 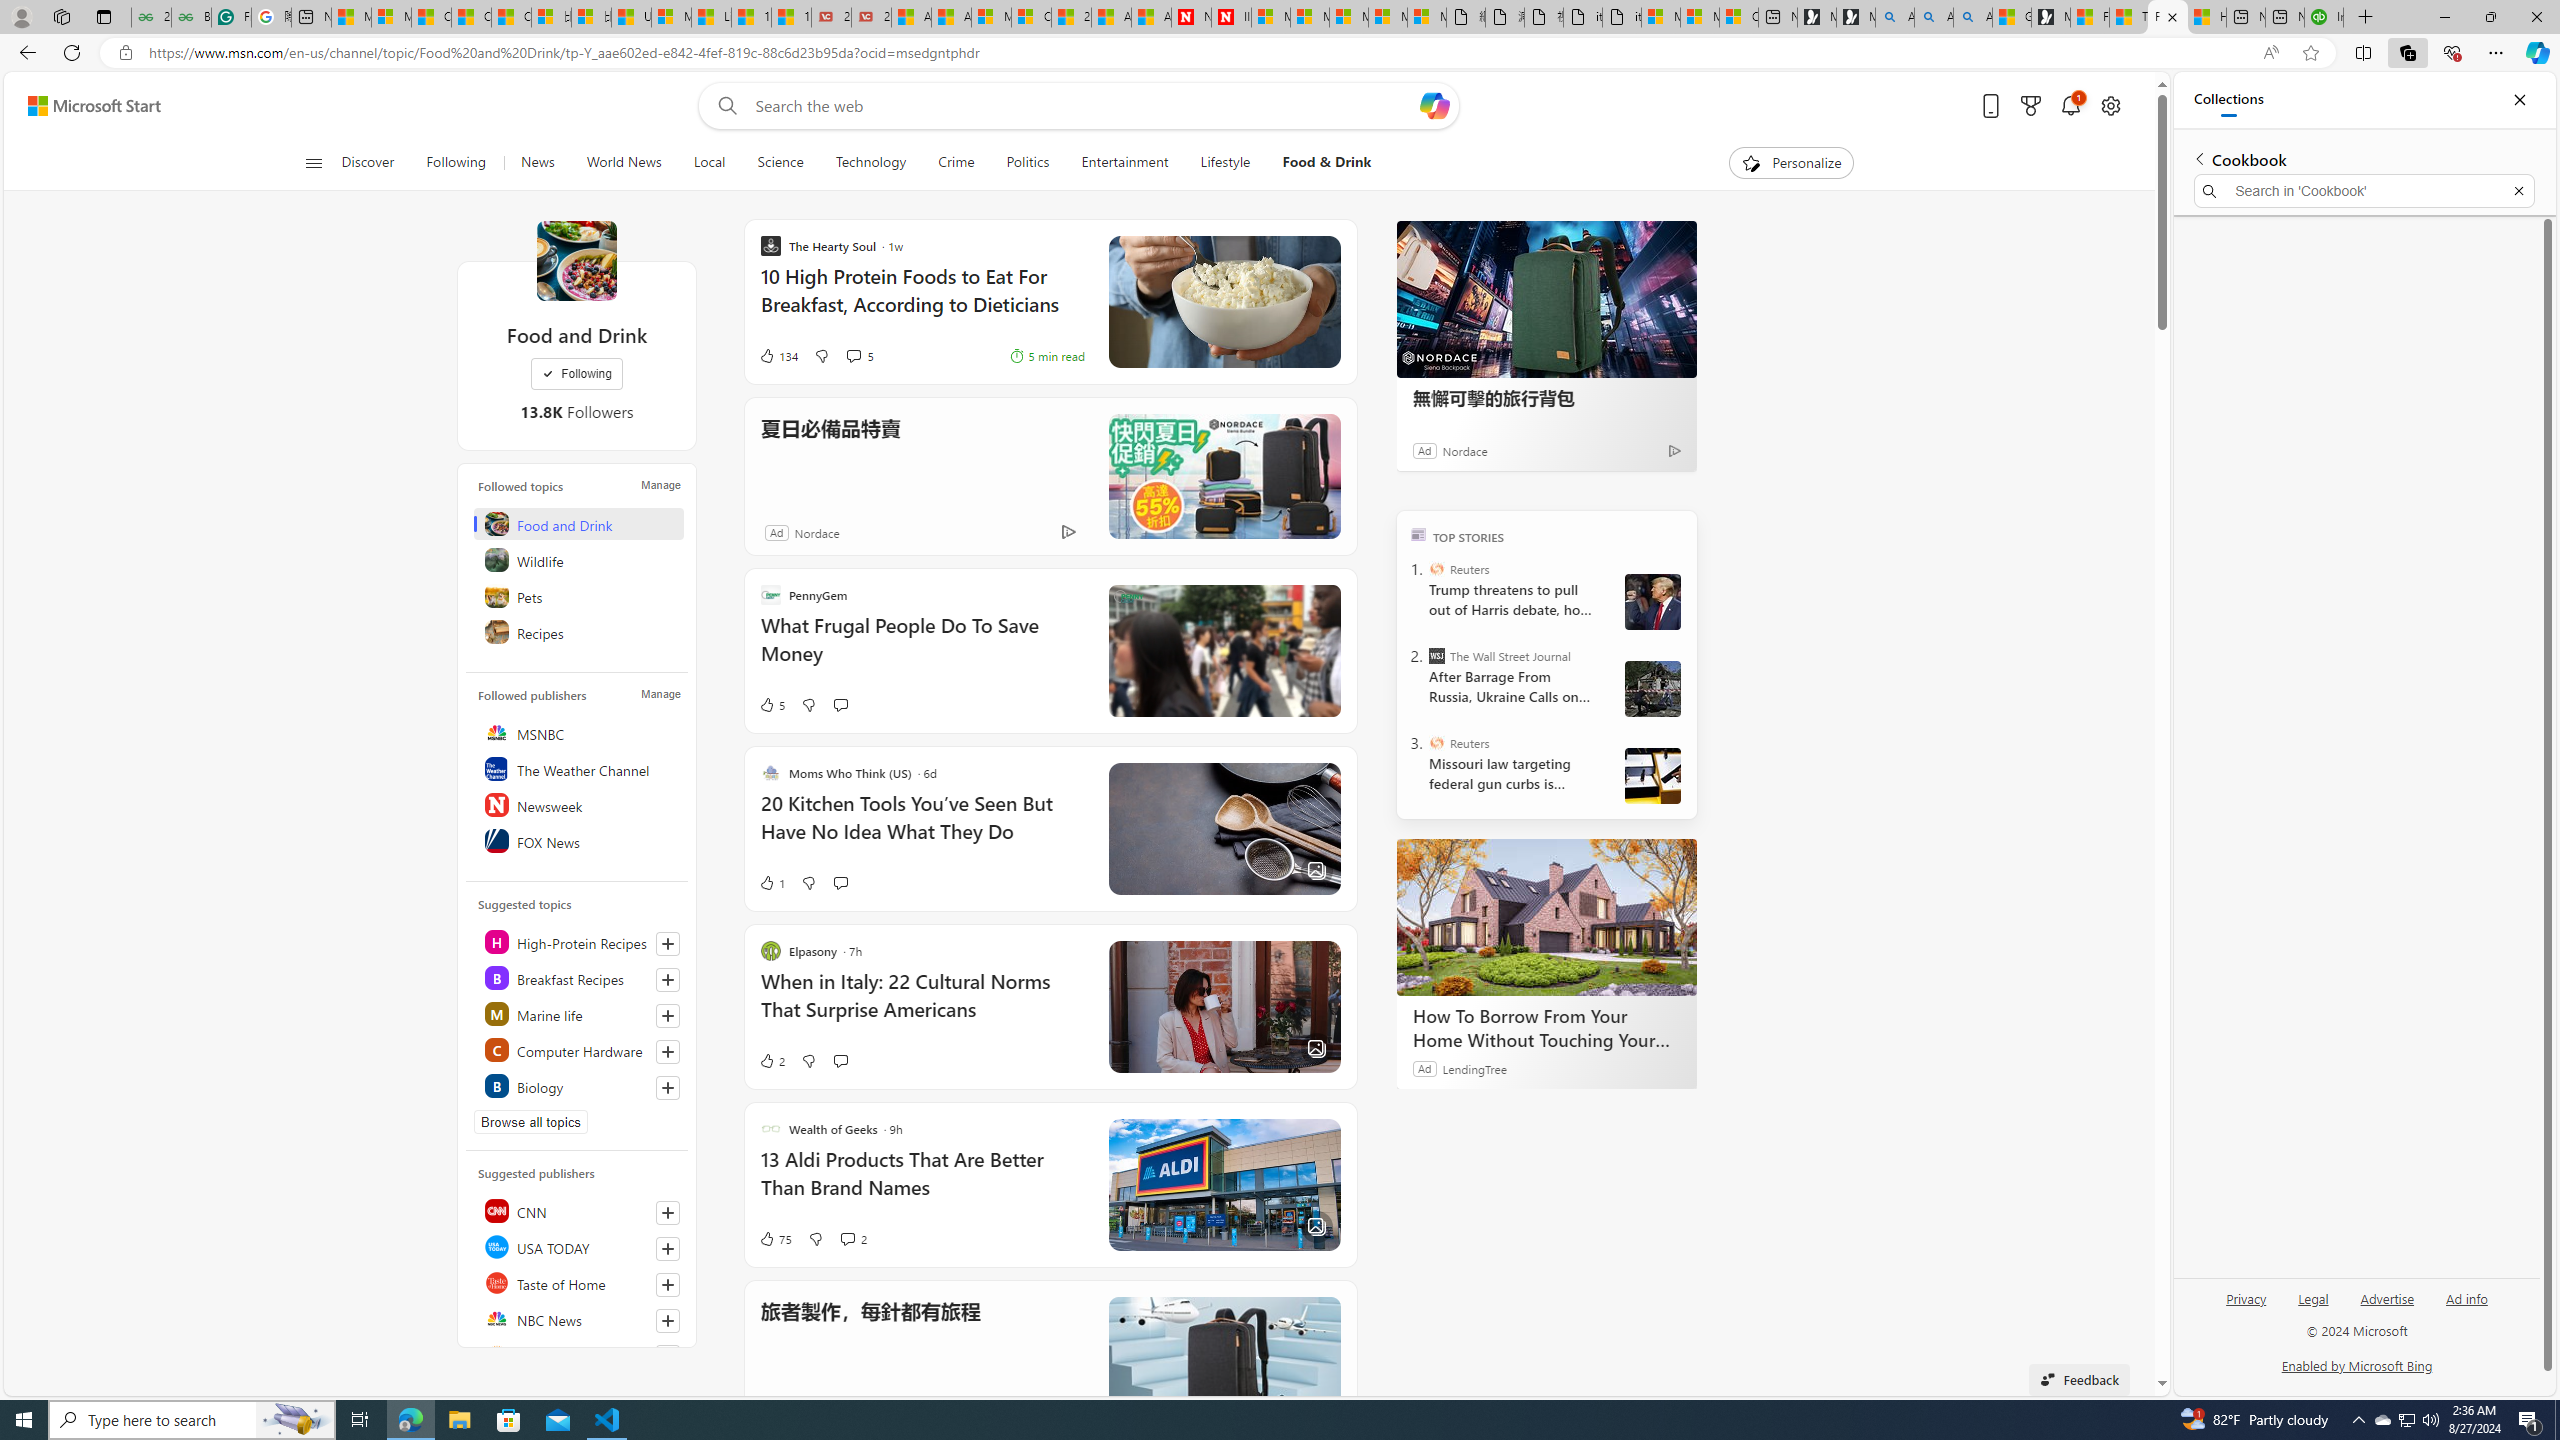 What do you see at coordinates (125, 53) in the screenshot?
I see `'View site information'` at bounding box center [125, 53].